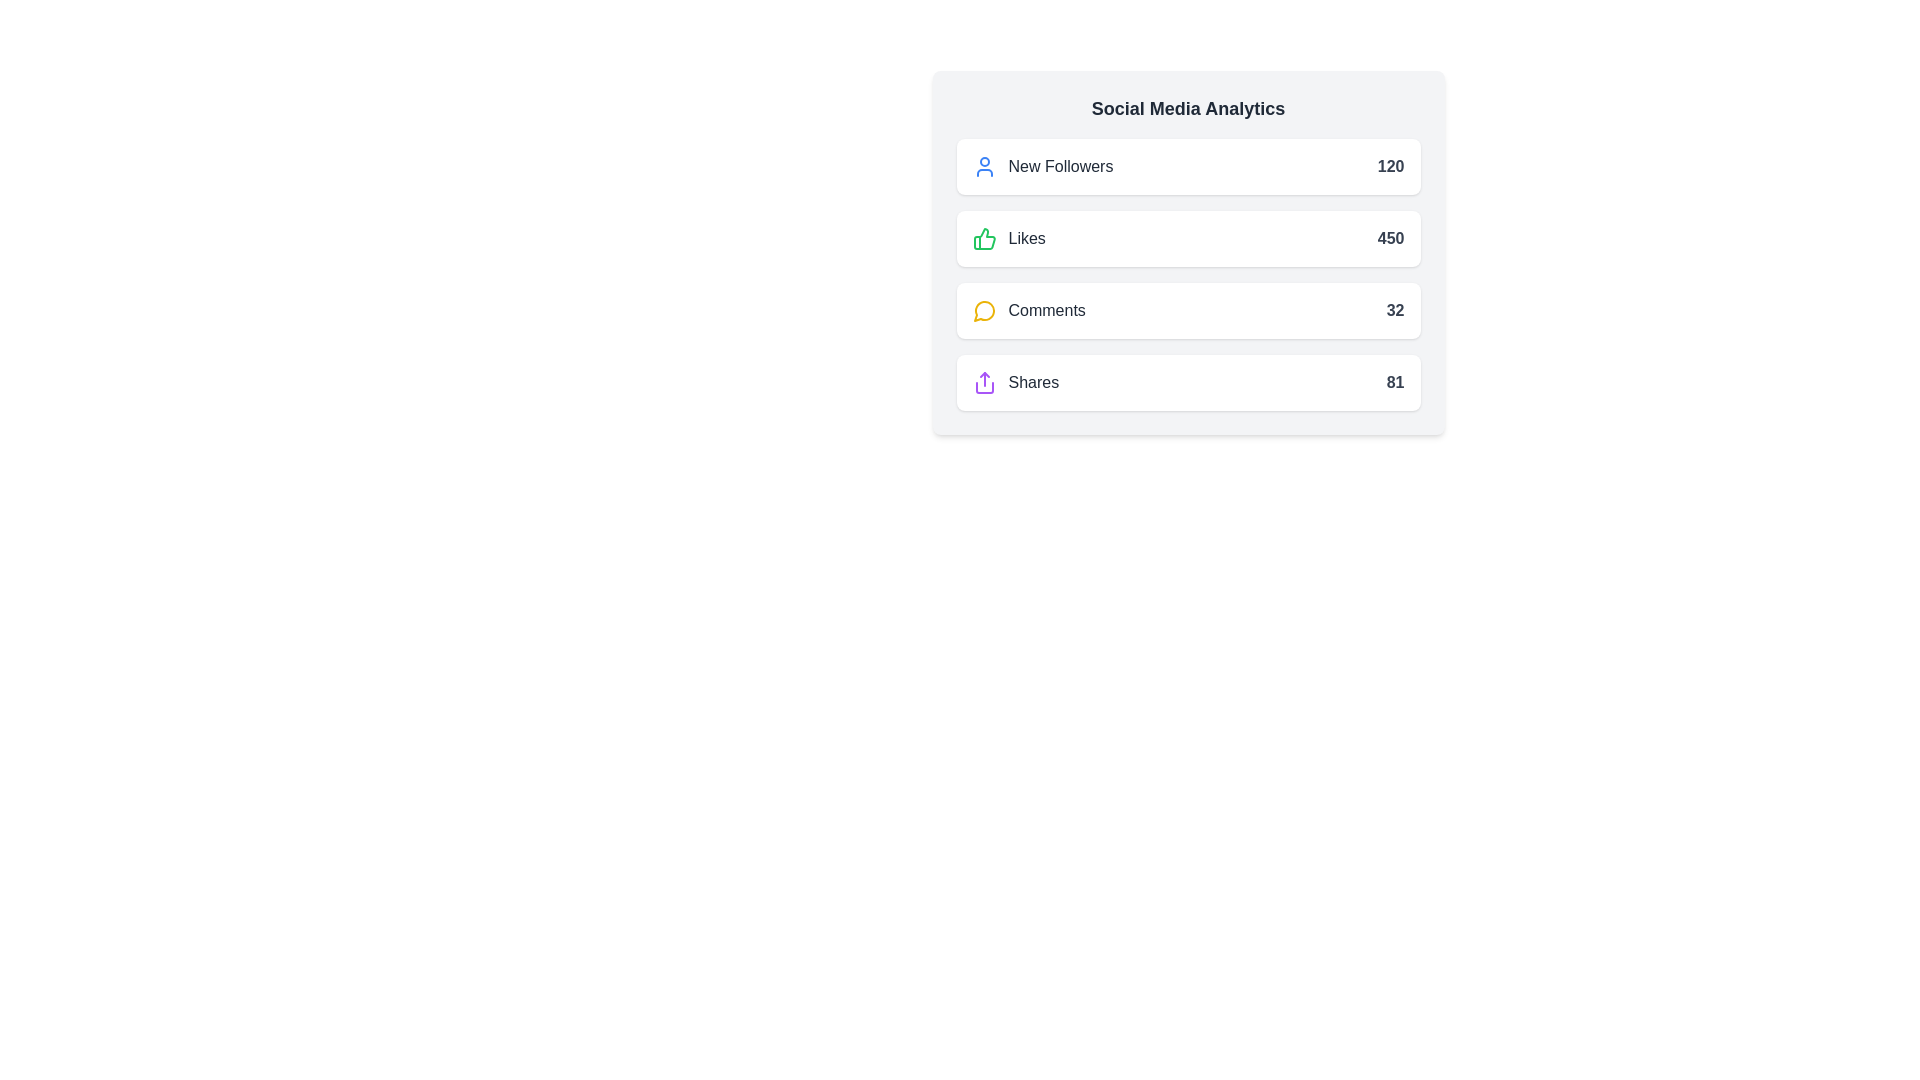  What do you see at coordinates (1015, 382) in the screenshot?
I see `the 'Shares' text label, which is styled in medium-weight gray text and accompanied by a purple upward arrow icon, located in the bottom section of the 'Social Media Analytics' box` at bounding box center [1015, 382].